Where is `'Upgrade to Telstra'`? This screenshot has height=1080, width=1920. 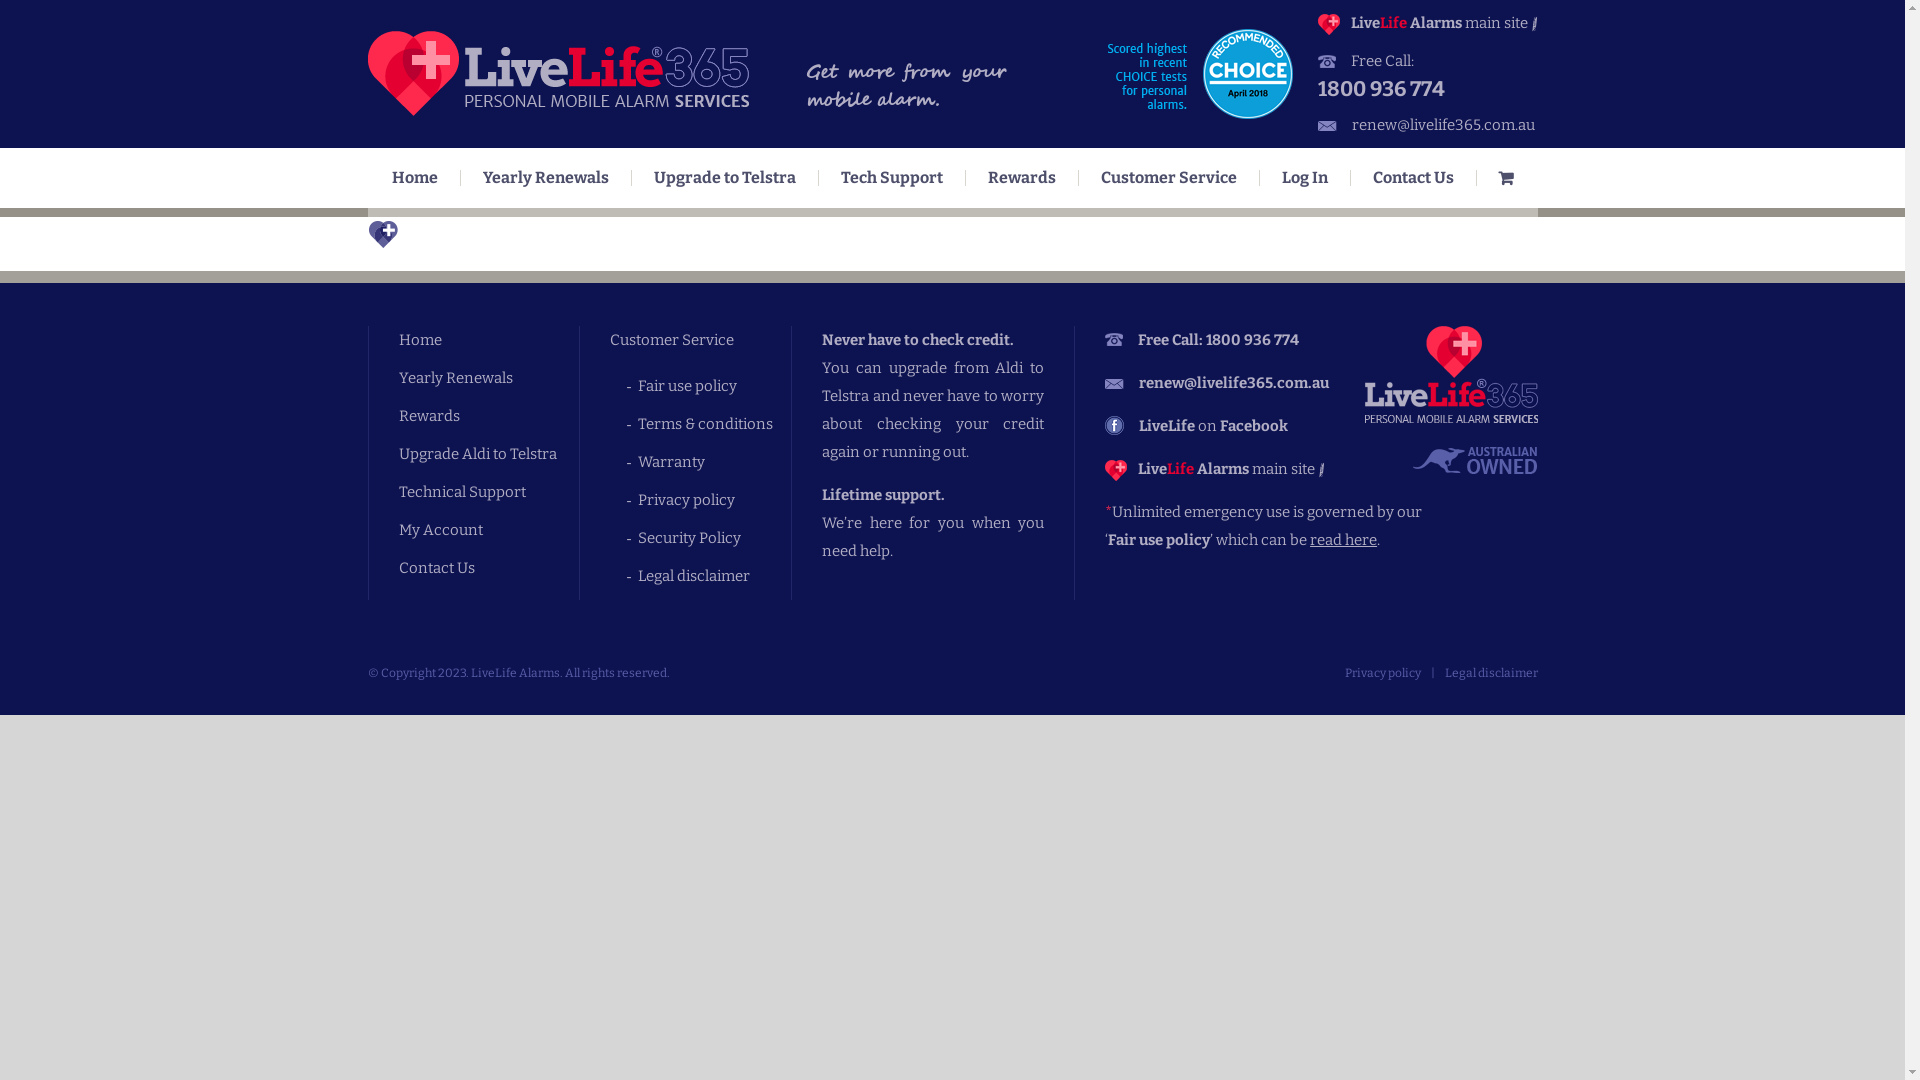
'Upgrade to Telstra' is located at coordinates (724, 176).